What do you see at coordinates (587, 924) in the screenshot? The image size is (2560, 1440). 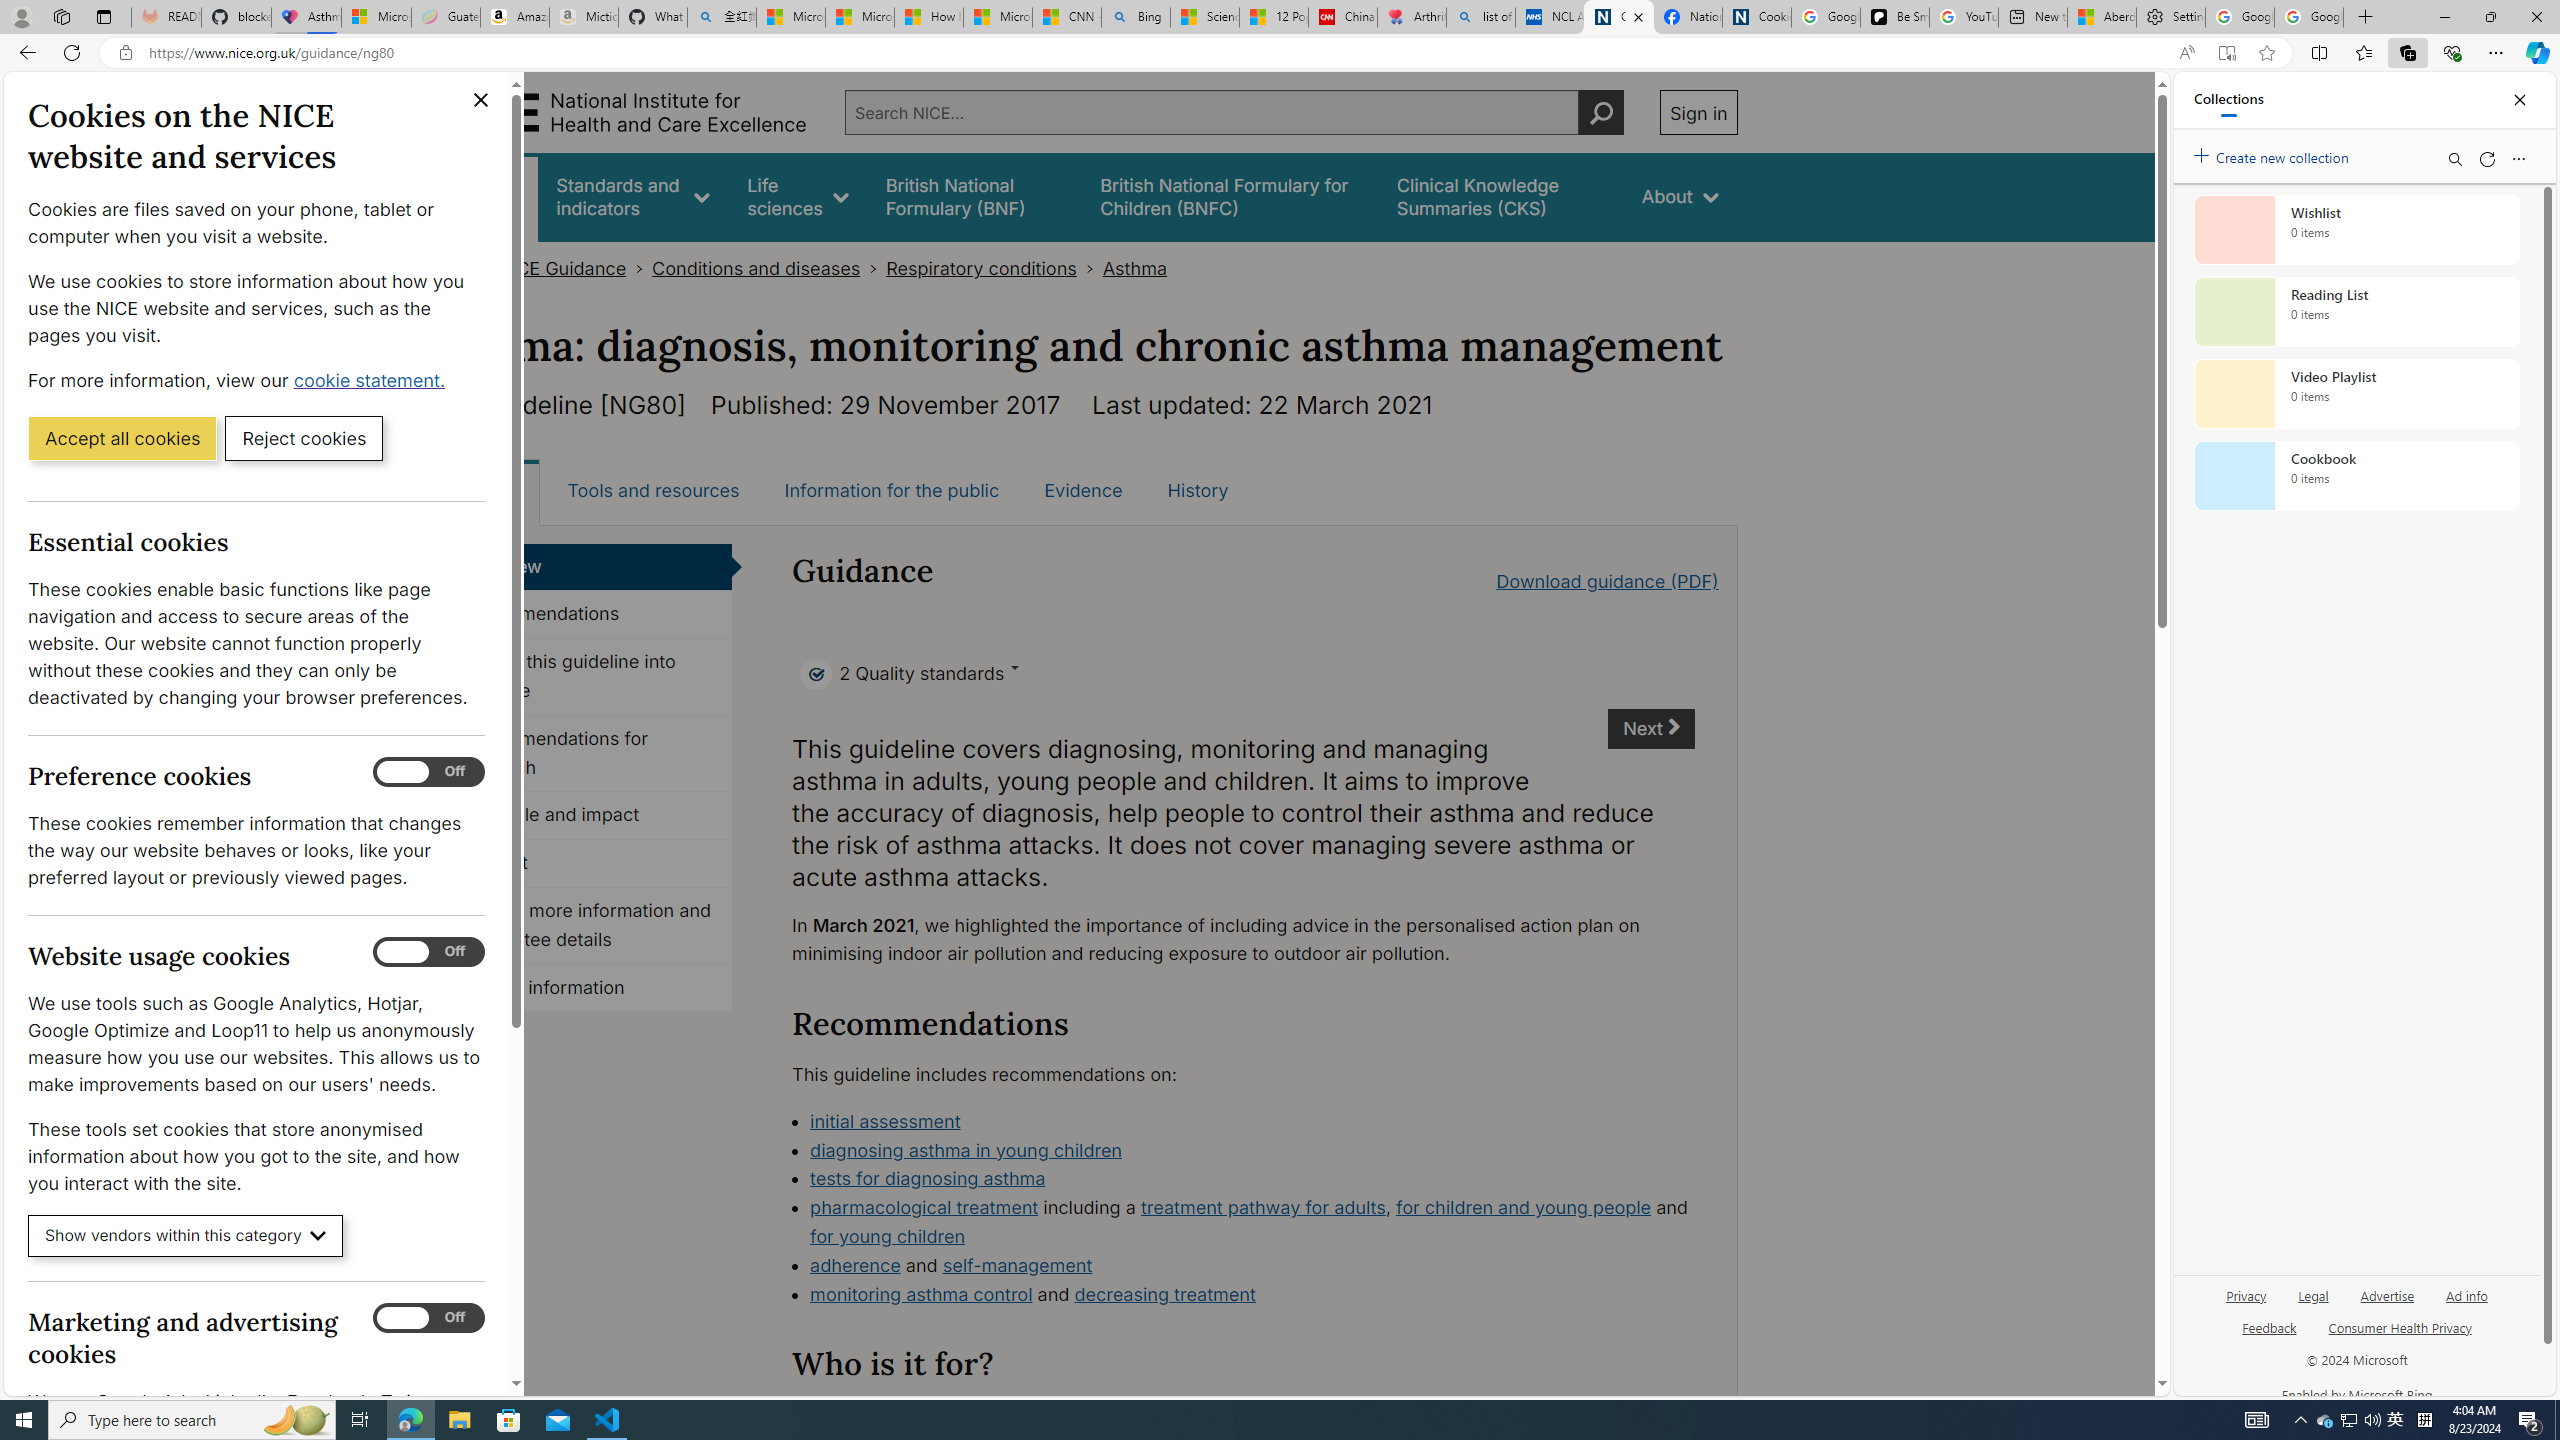 I see `'Finding more information and committee details'` at bounding box center [587, 924].